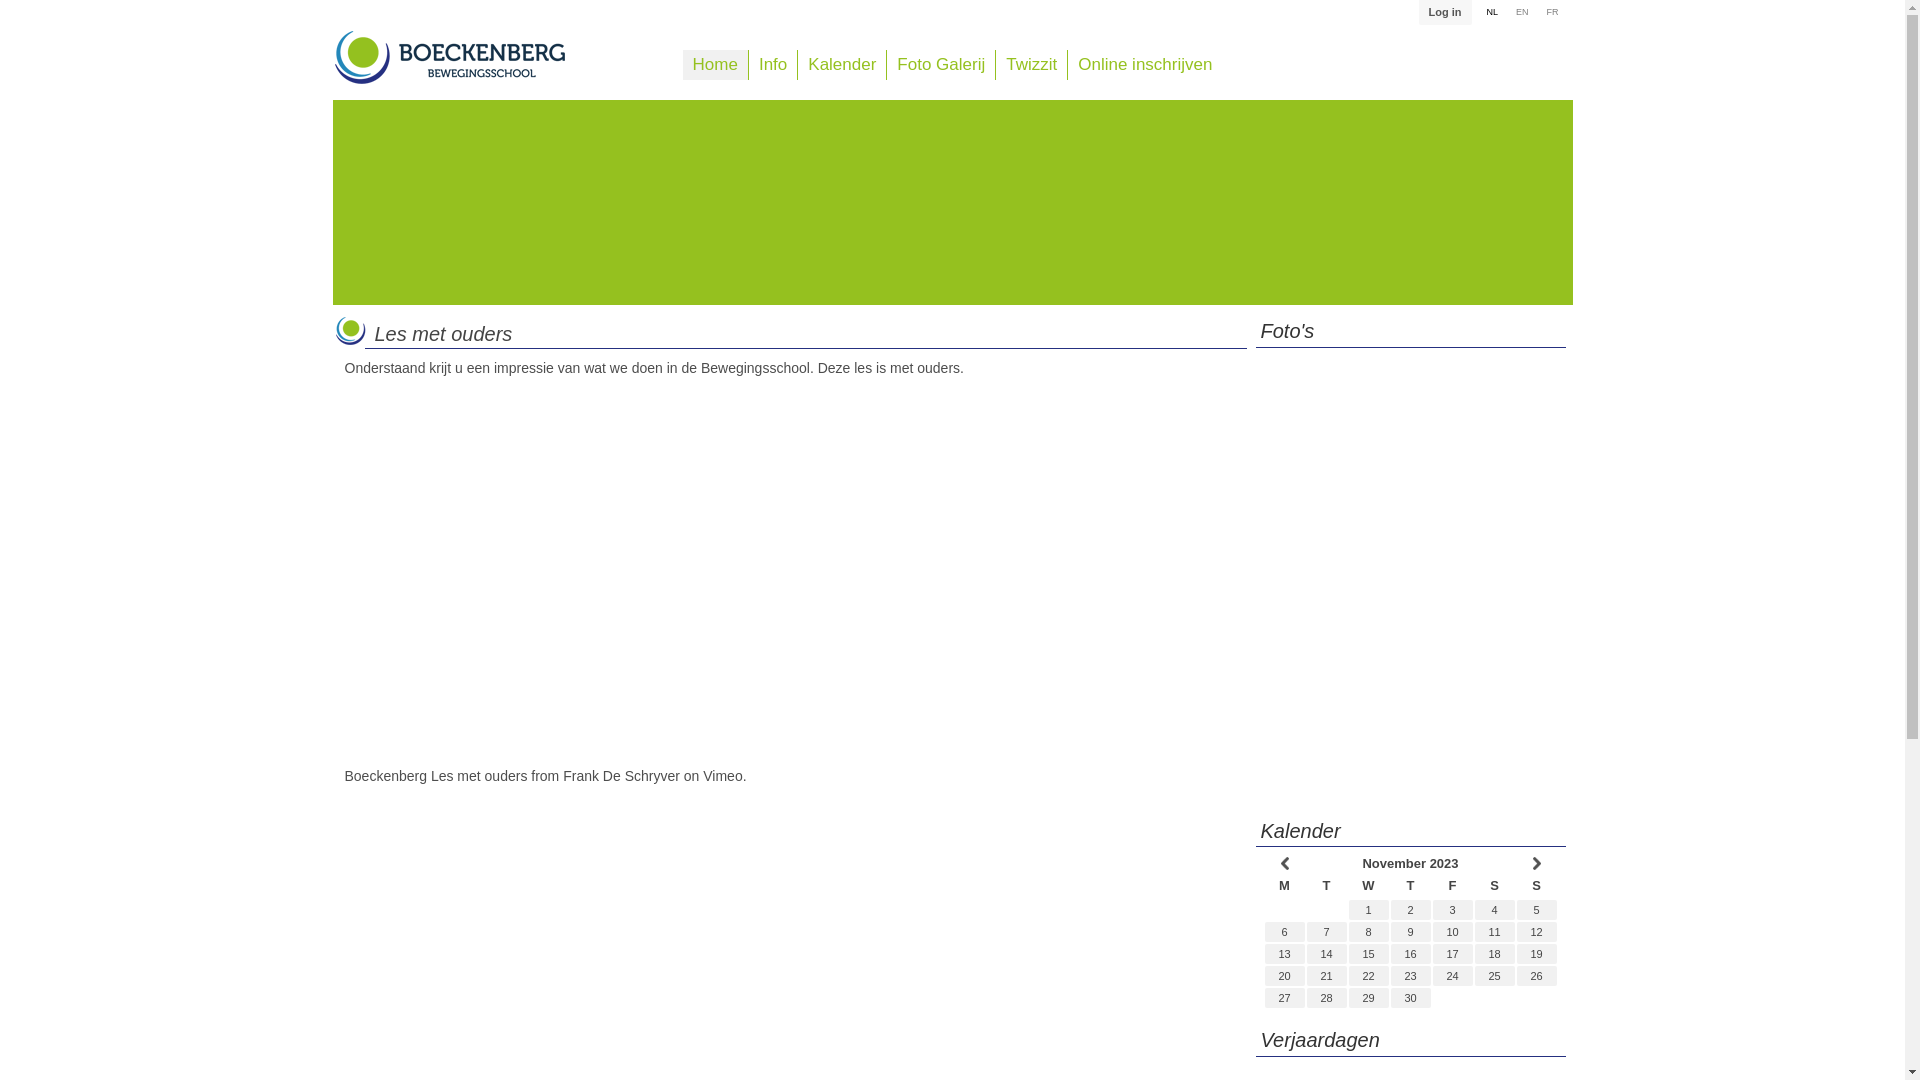 This screenshot has height=1080, width=1920. What do you see at coordinates (721, 774) in the screenshot?
I see `'Vimeo'` at bounding box center [721, 774].